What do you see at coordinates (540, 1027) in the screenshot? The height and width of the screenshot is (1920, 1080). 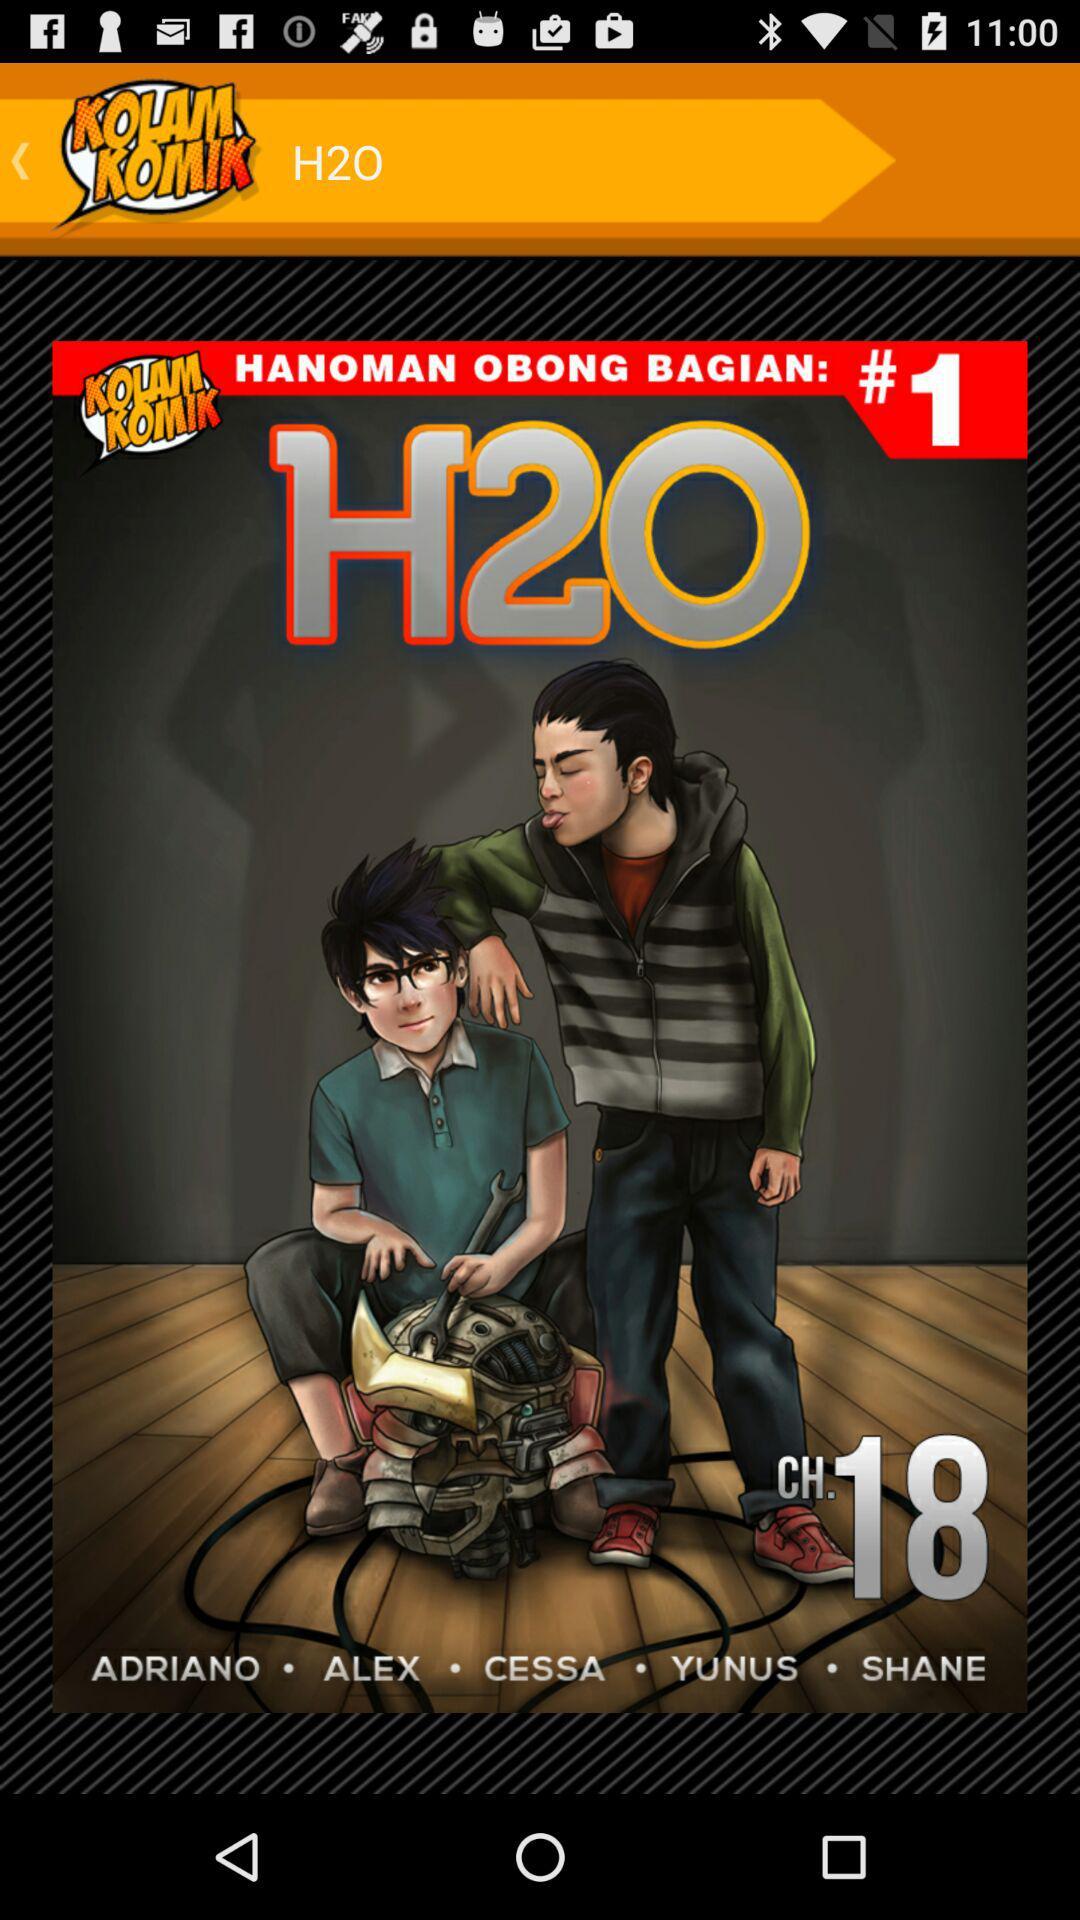 I see `icon at the center` at bounding box center [540, 1027].